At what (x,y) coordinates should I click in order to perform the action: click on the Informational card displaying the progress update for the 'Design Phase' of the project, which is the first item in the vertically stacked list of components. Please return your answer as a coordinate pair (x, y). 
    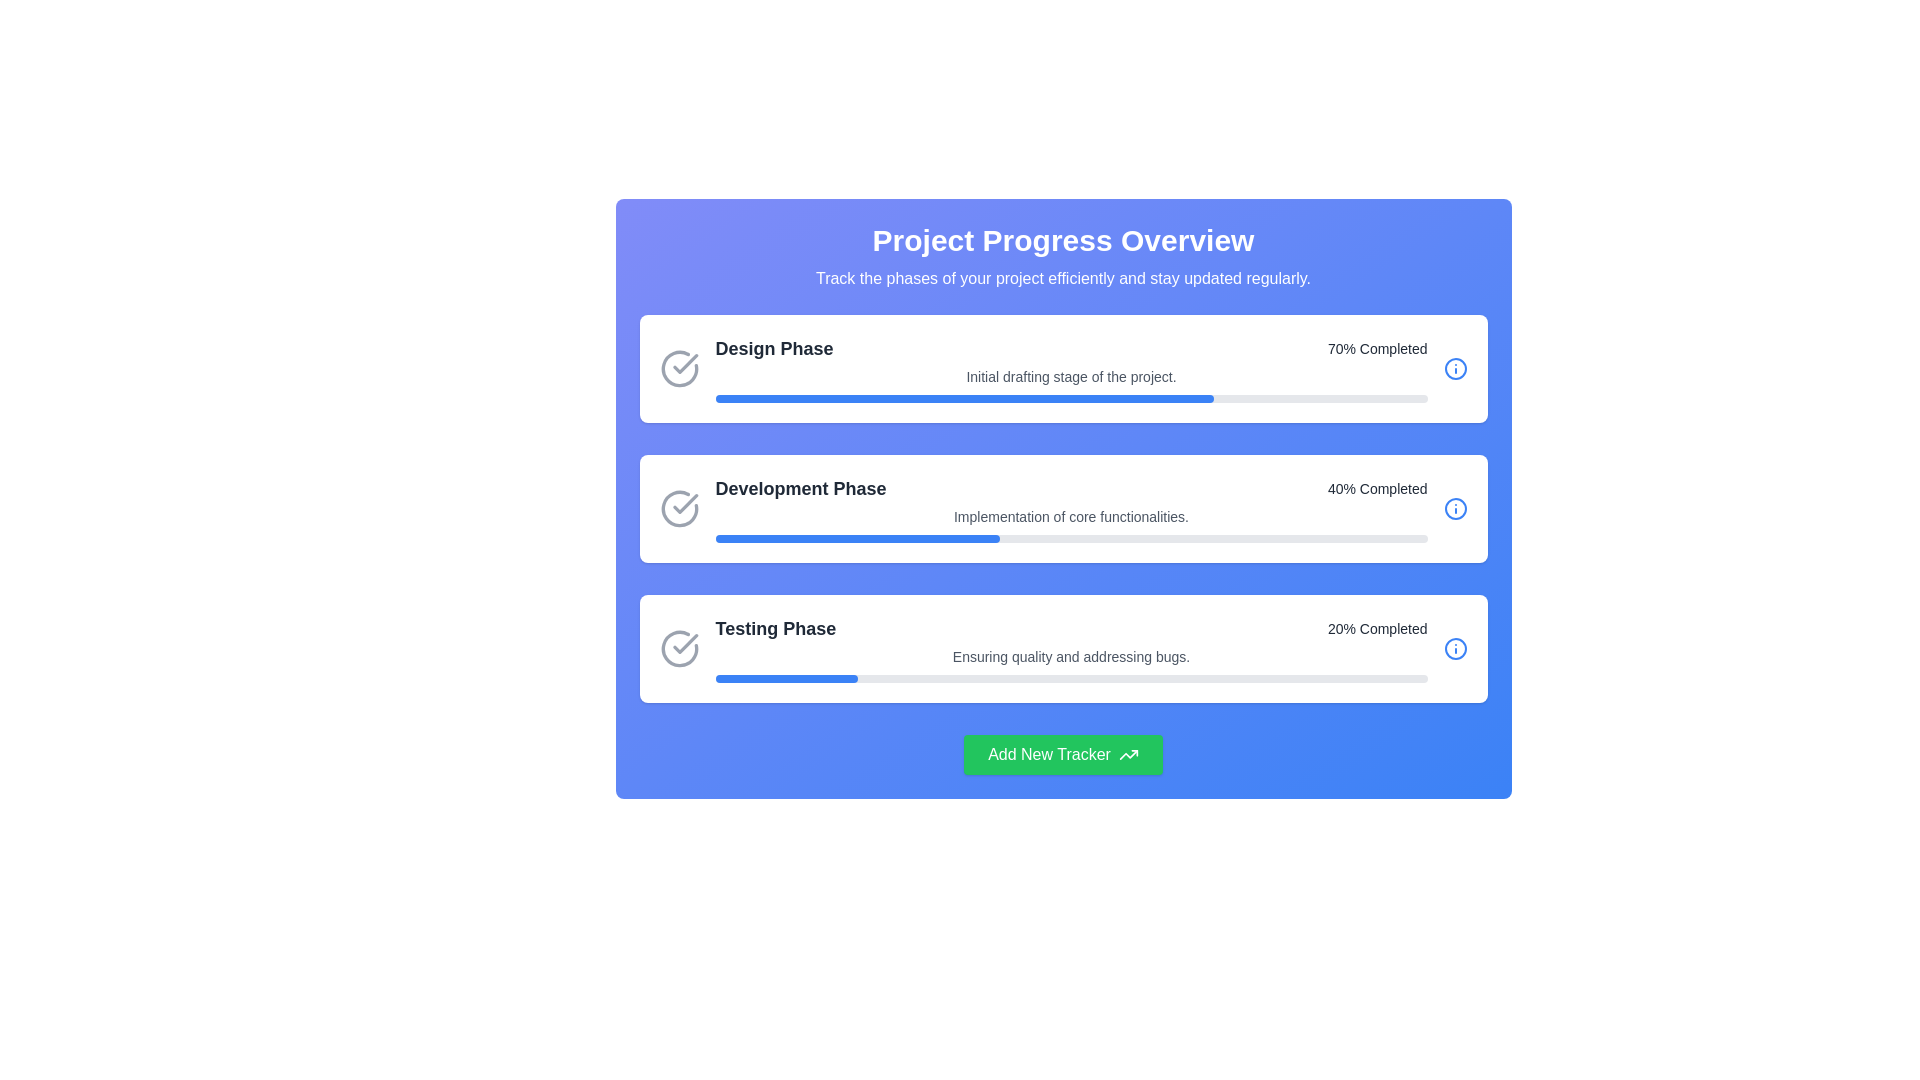
    Looking at the image, I should click on (1062, 369).